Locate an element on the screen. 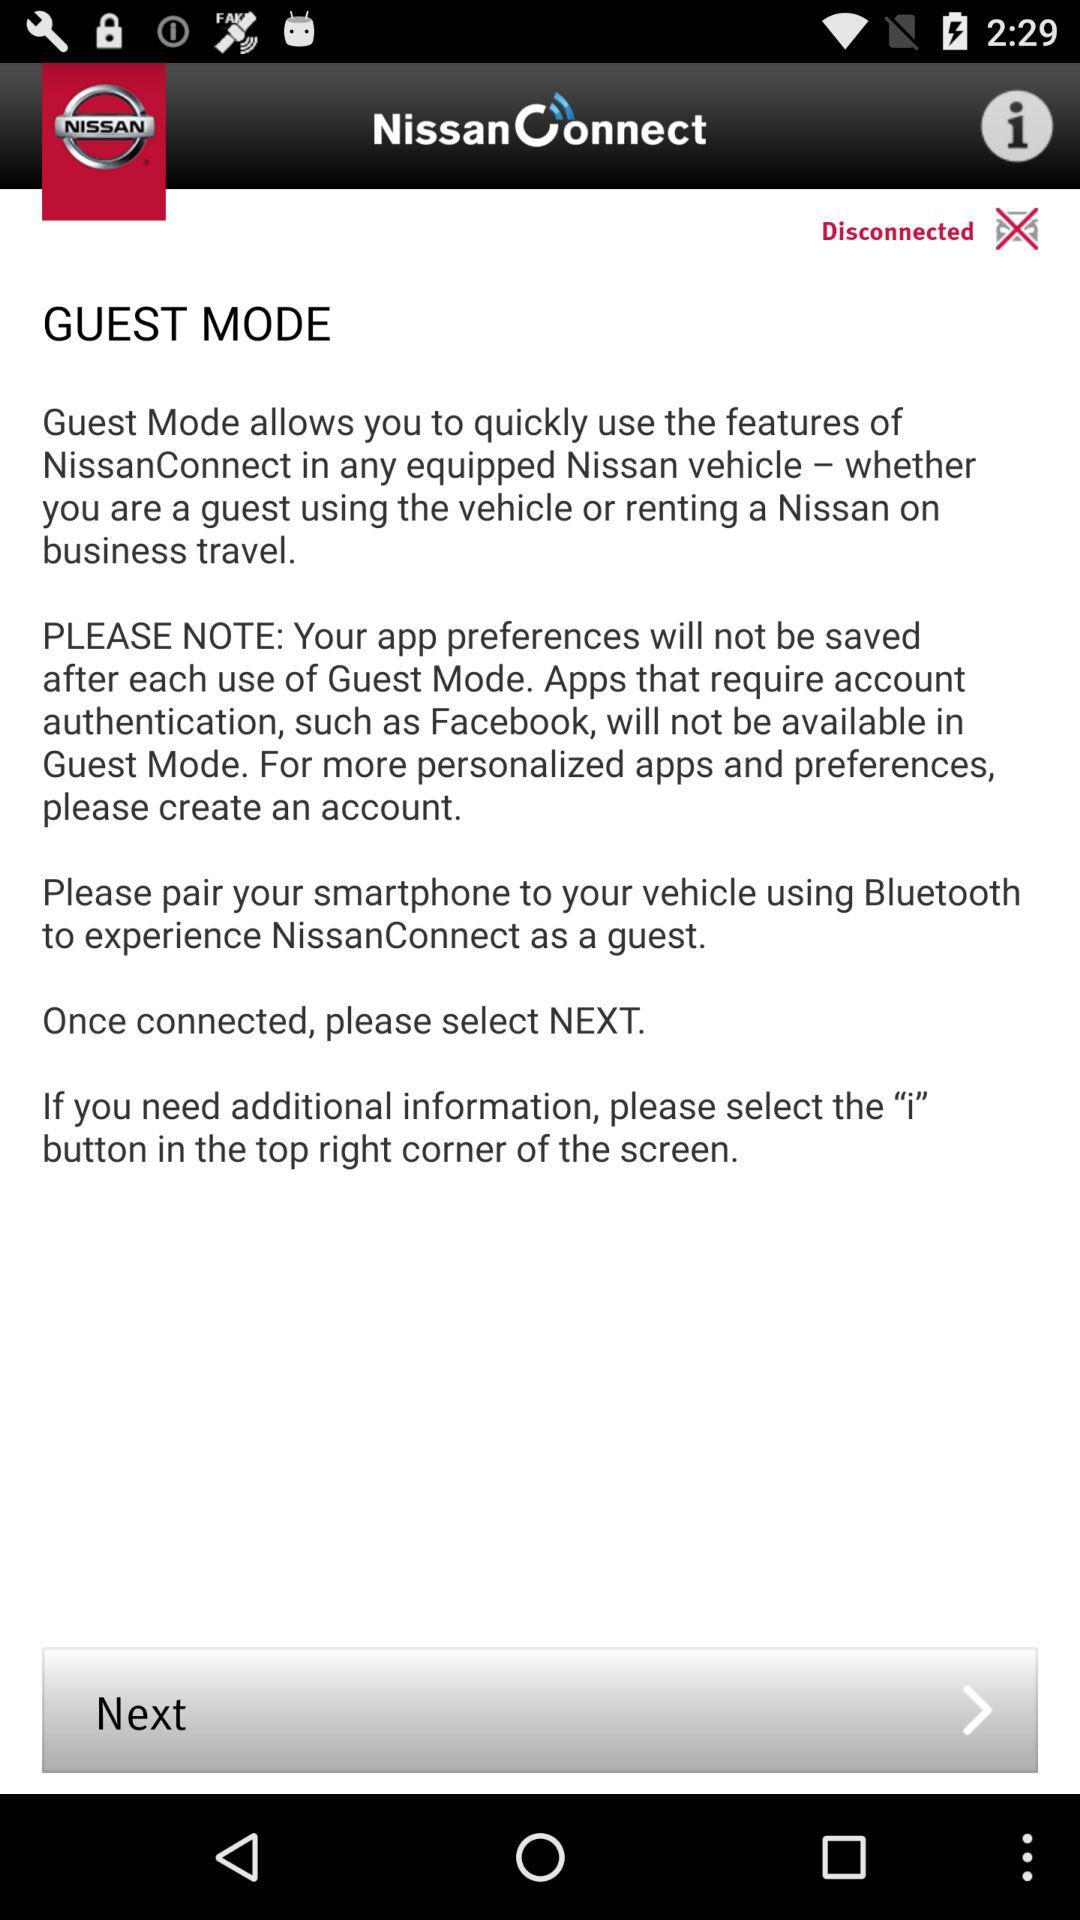  the app above disconnected item is located at coordinates (1017, 124).